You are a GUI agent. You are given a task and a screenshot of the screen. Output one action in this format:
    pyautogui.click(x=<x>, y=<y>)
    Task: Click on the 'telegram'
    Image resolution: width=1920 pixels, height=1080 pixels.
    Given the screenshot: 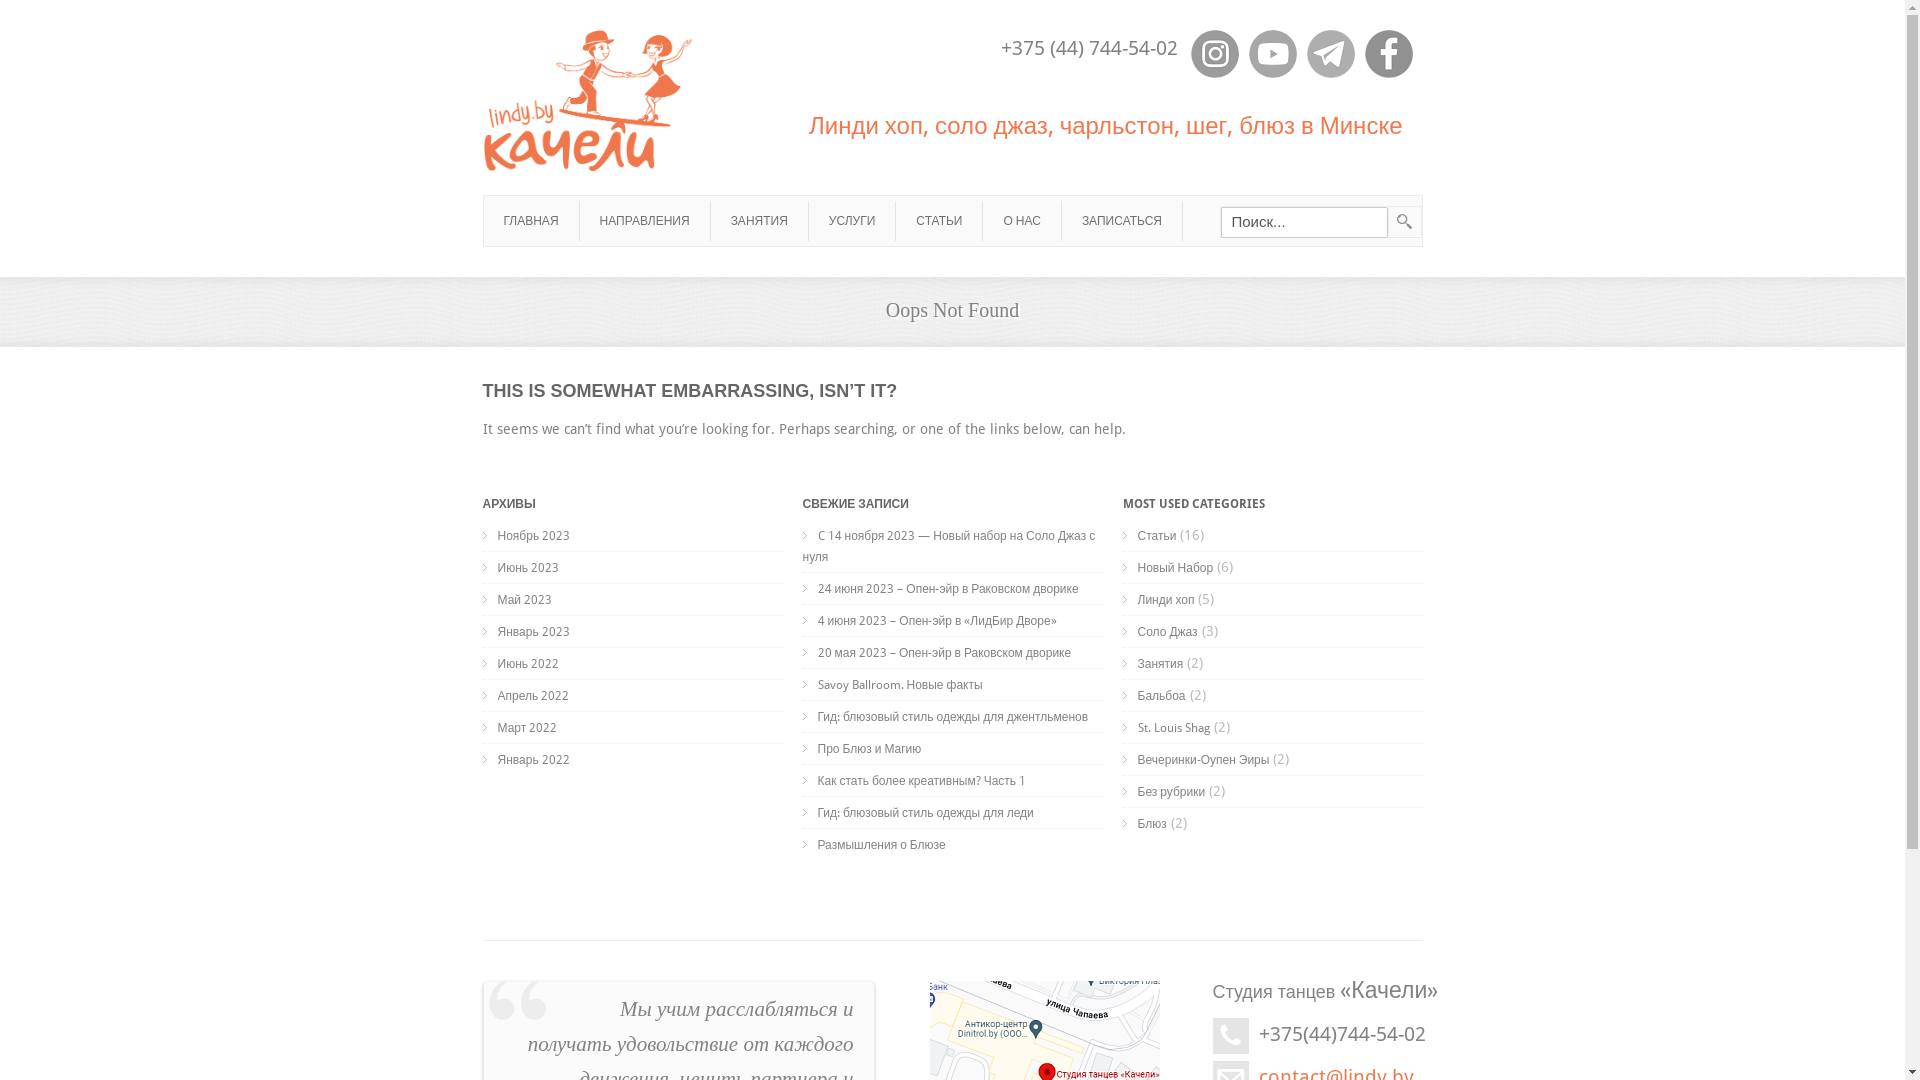 What is the action you would take?
    pyautogui.click(x=1329, y=53)
    